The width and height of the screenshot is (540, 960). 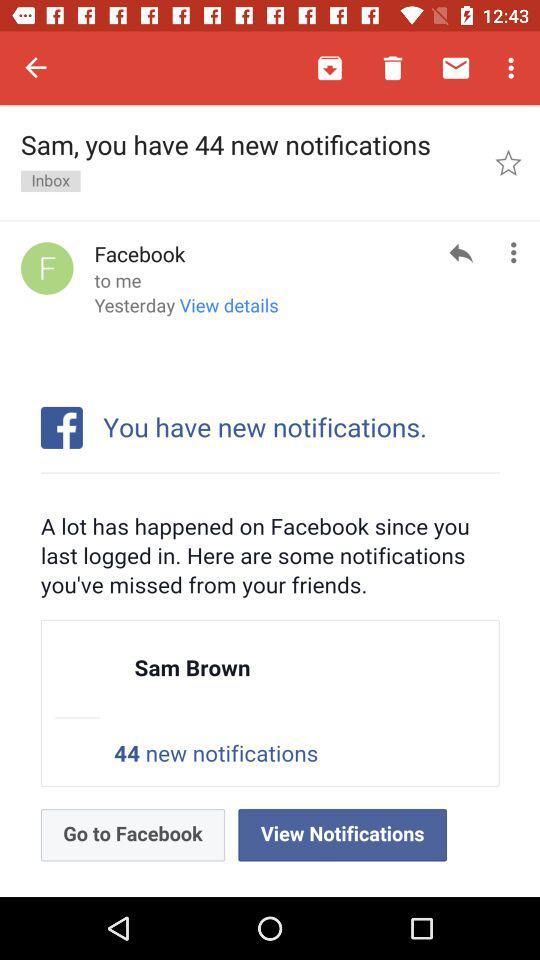 I want to click on the icon below the to me item, so click(x=186, y=313).